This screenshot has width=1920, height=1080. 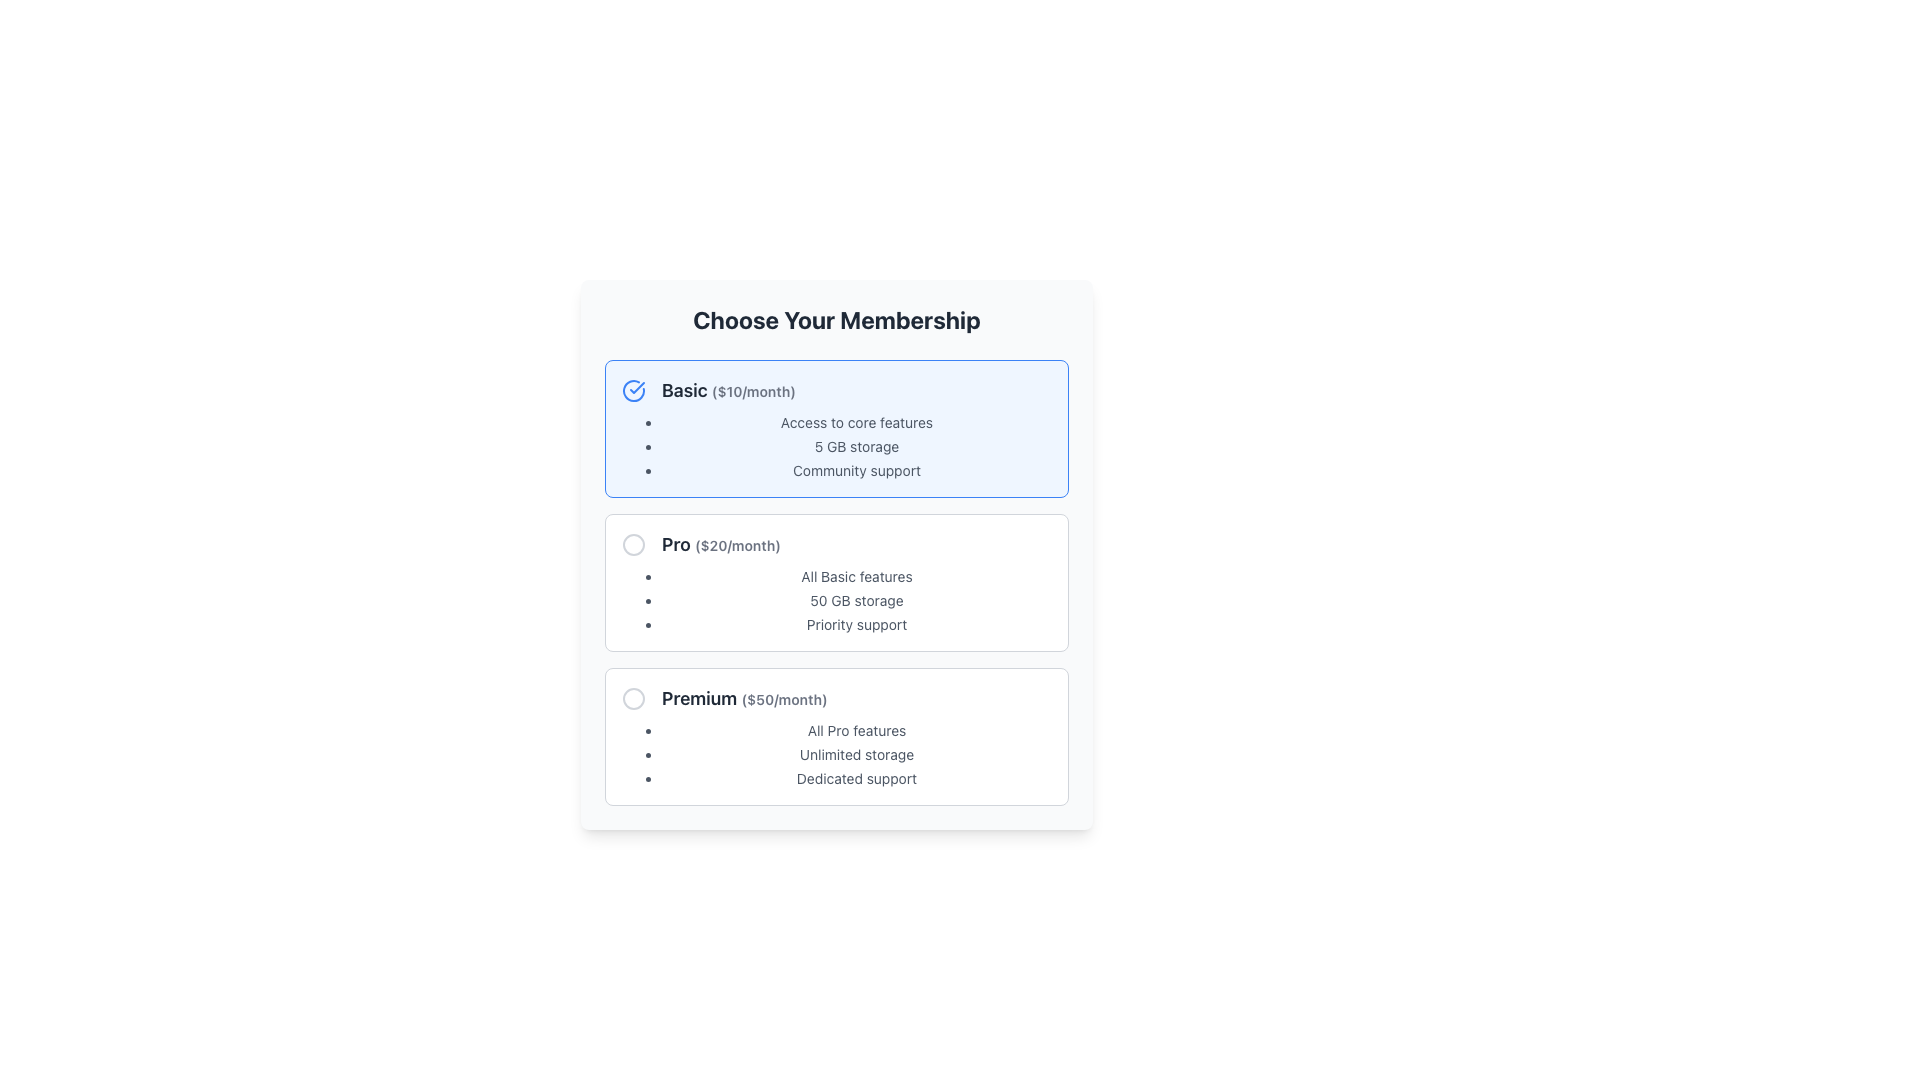 I want to click on the 'Basic' membership plan label, which identifies the plan's name and cost, located near the top-left corner of the highlighted membership option under 'Choose Your Membership.', so click(x=728, y=390).